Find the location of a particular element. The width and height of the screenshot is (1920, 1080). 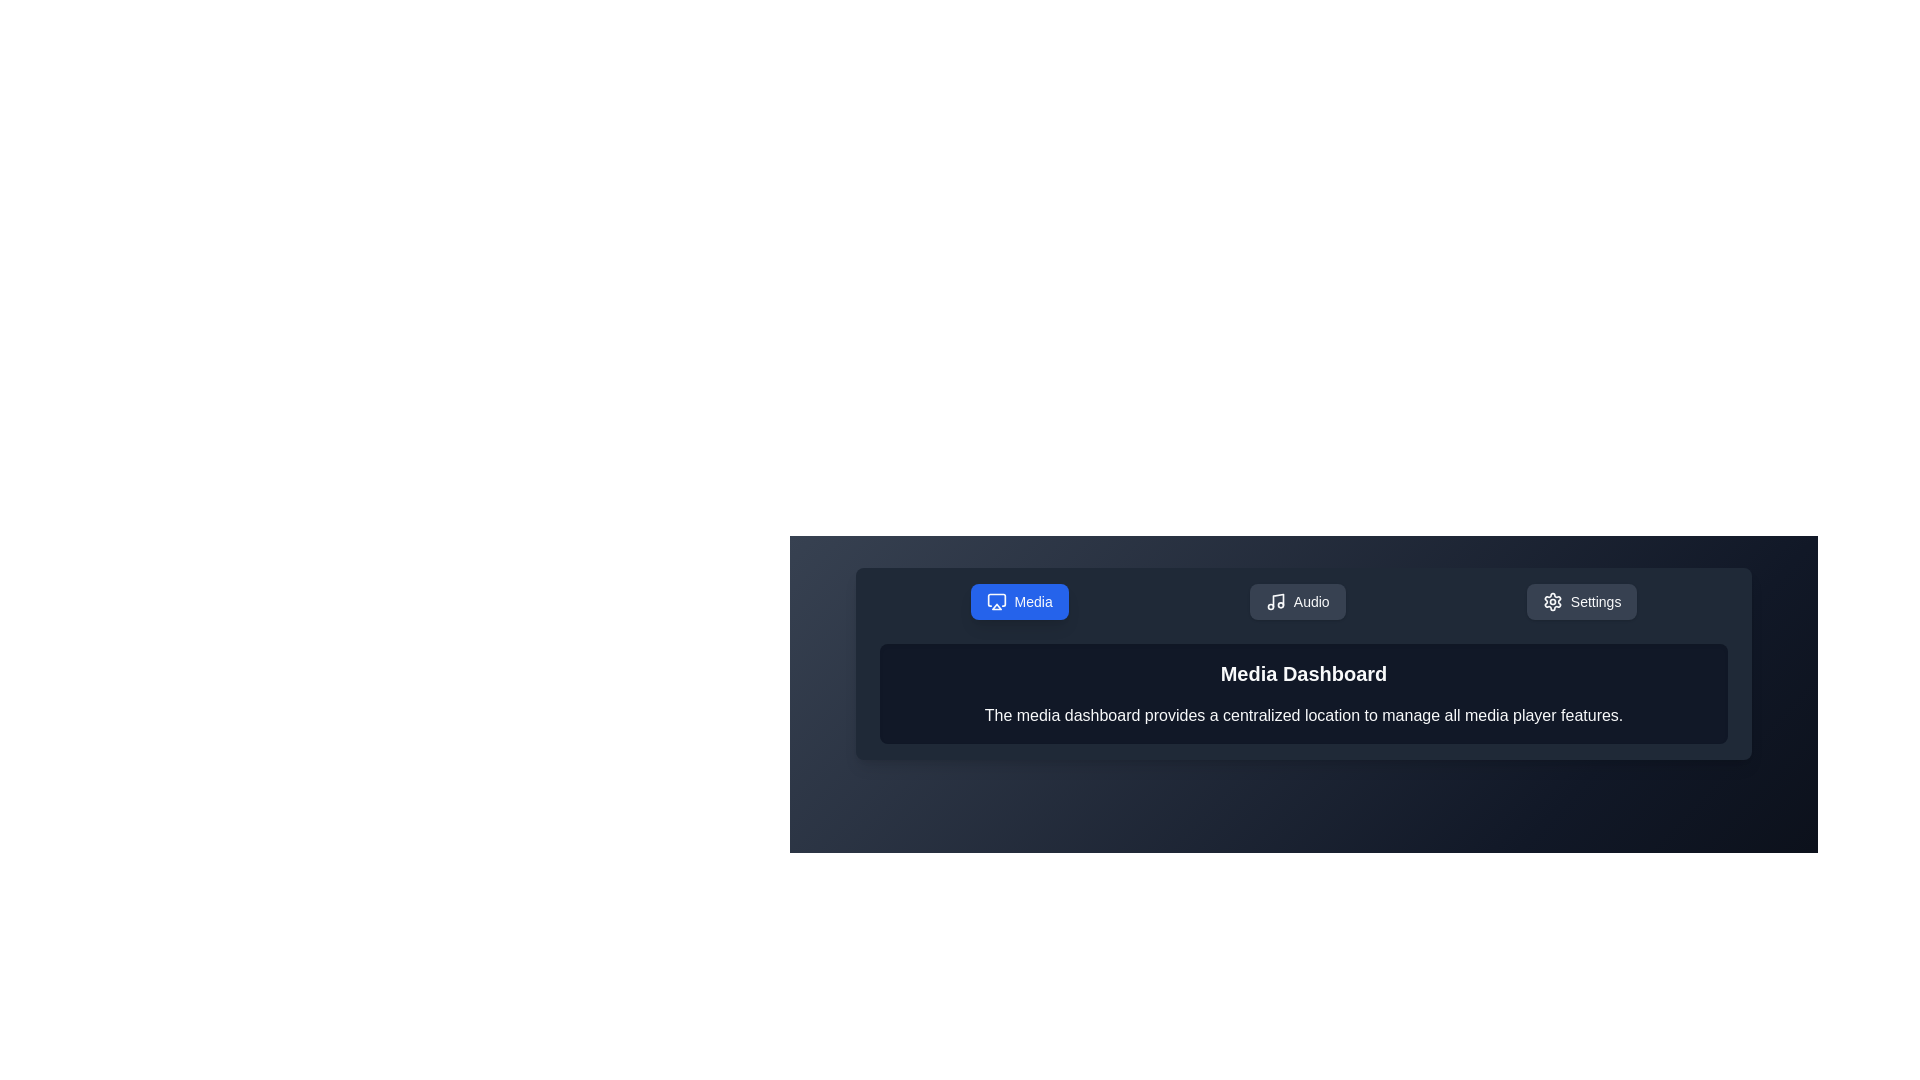

'Settings' label on the button which is styled with a medium sans-serif font on a dark background, located at the top-right corner of the interface is located at coordinates (1595, 600).